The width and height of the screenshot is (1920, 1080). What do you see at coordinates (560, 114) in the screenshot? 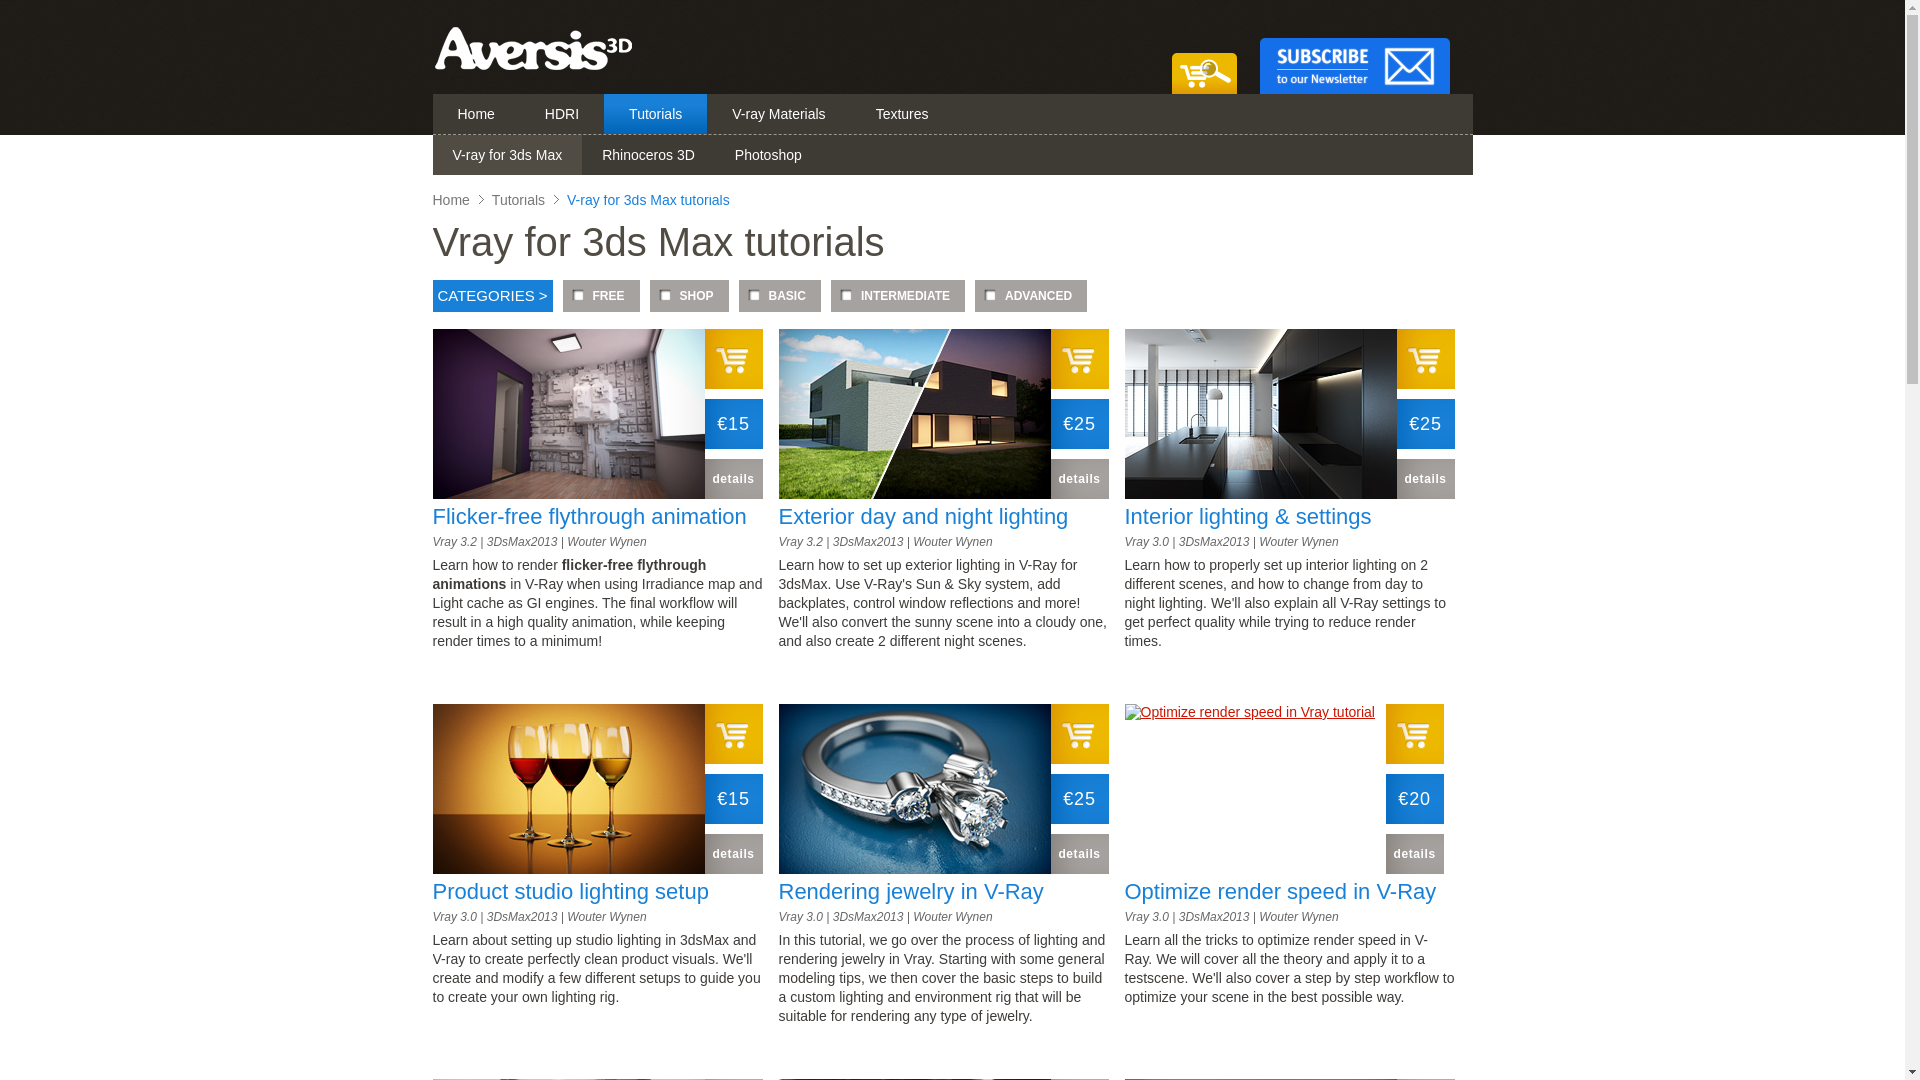
I see `'HDRI'` at bounding box center [560, 114].